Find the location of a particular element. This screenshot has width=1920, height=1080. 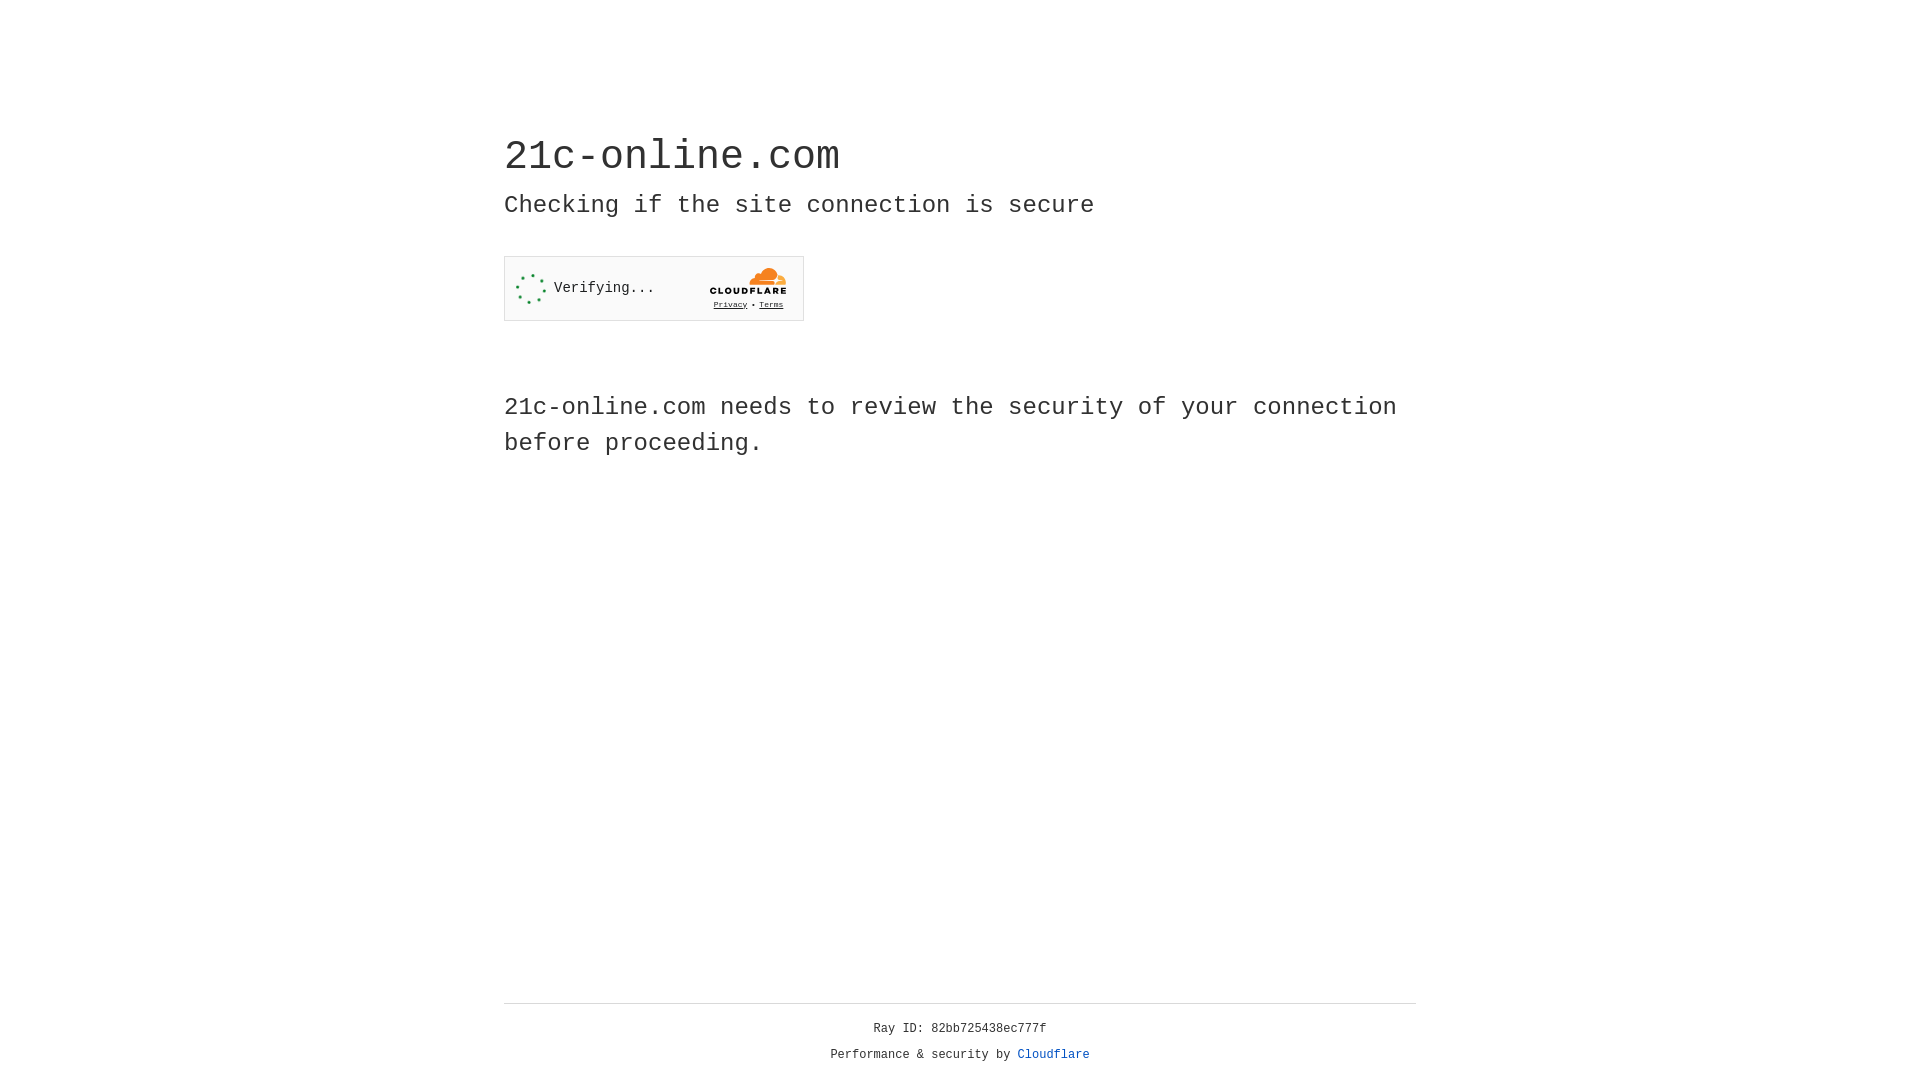

'Cloudflare' is located at coordinates (1053, 1054).